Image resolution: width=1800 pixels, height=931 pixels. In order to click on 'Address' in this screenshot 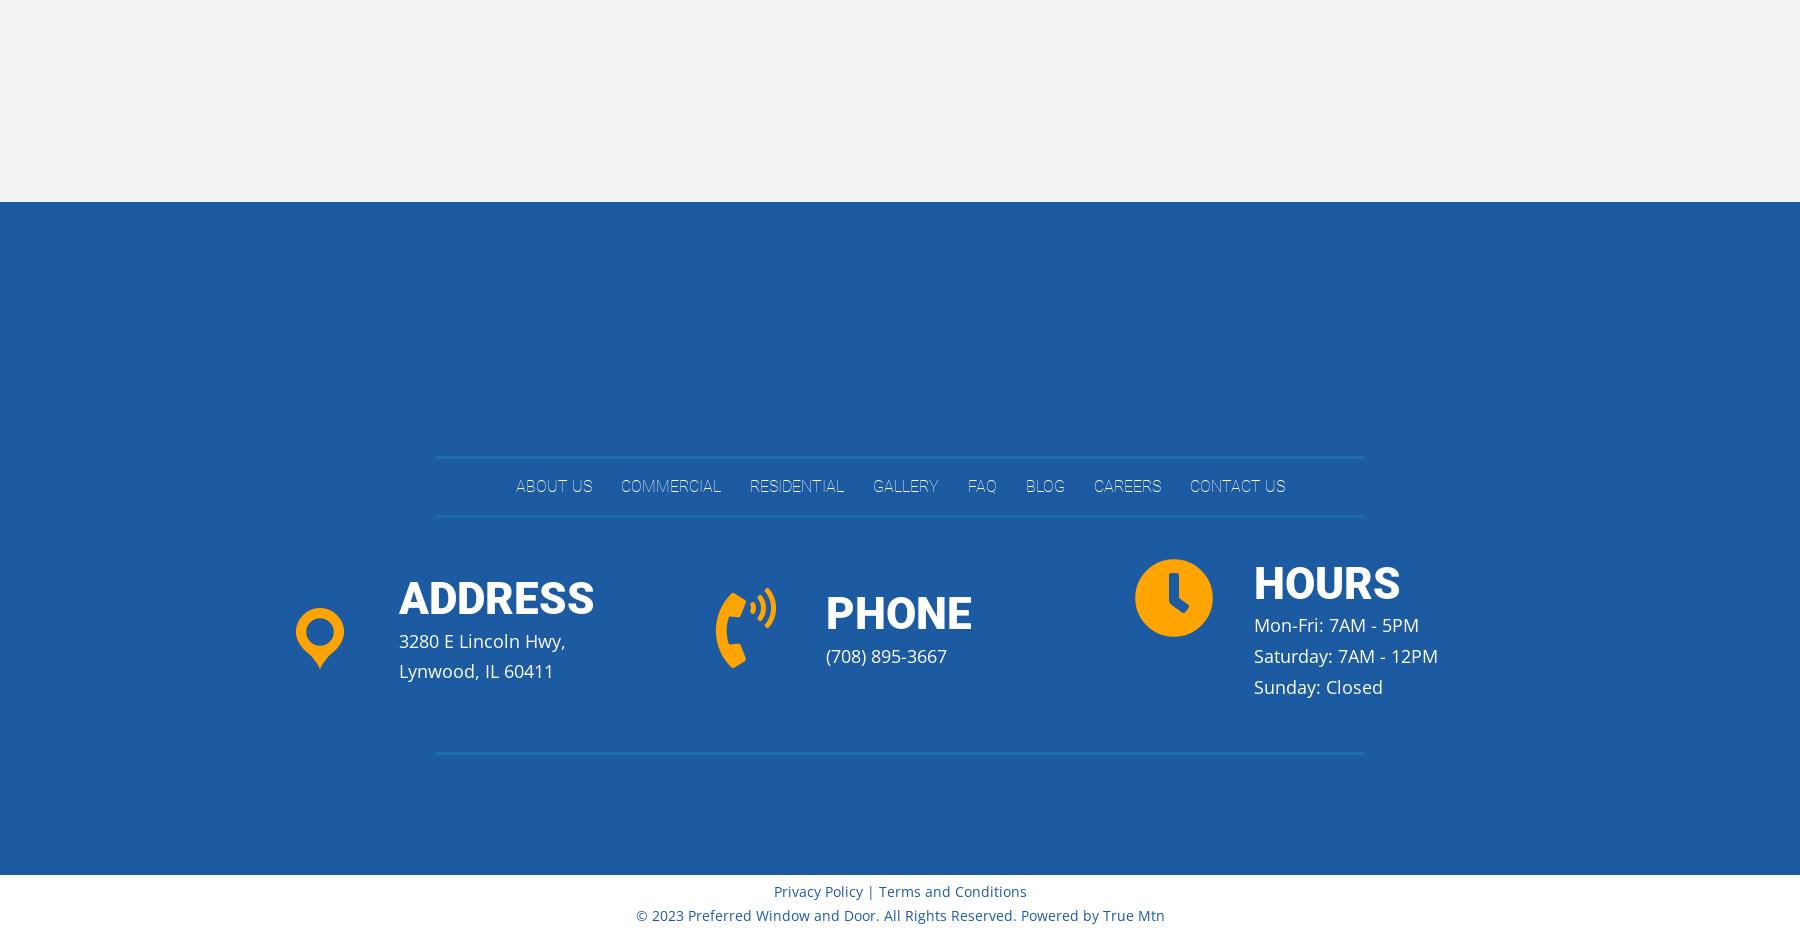, I will do `click(495, 596)`.